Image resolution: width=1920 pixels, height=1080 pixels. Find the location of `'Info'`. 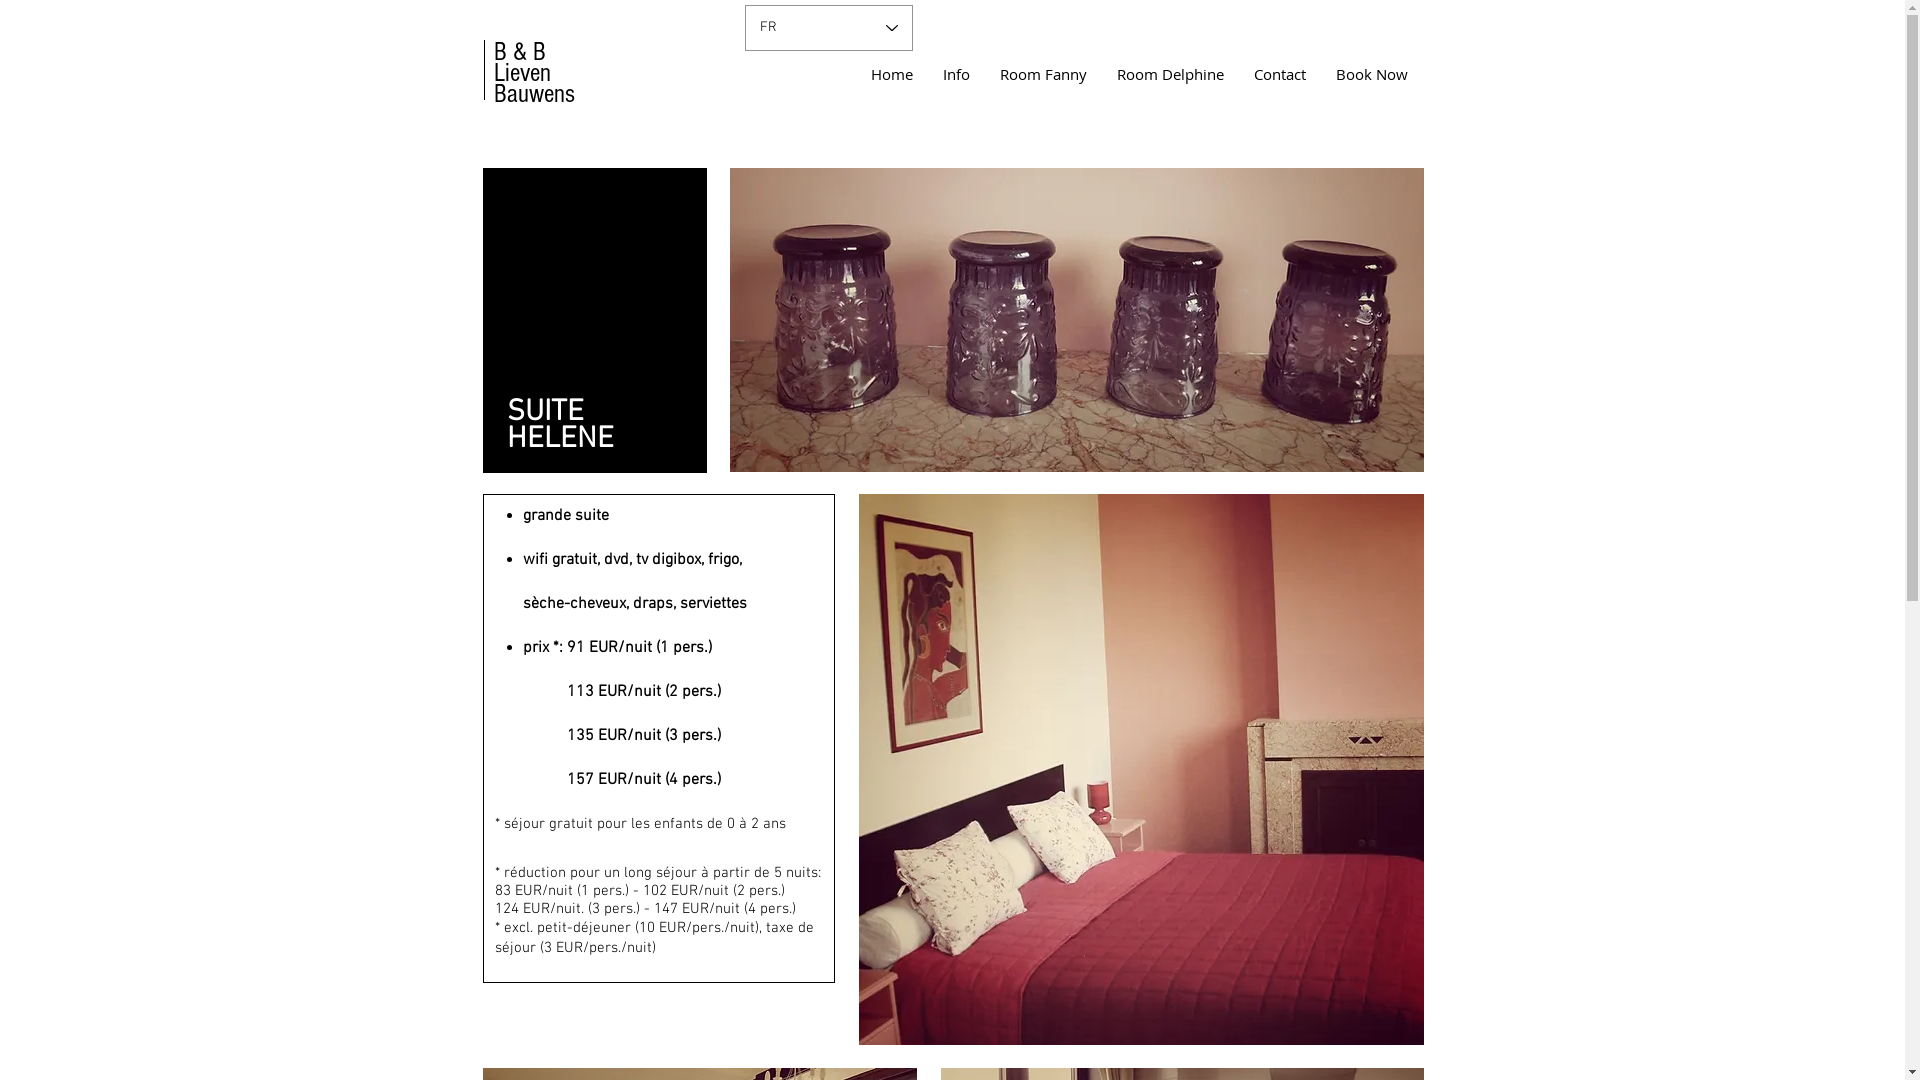

'Info' is located at coordinates (955, 72).